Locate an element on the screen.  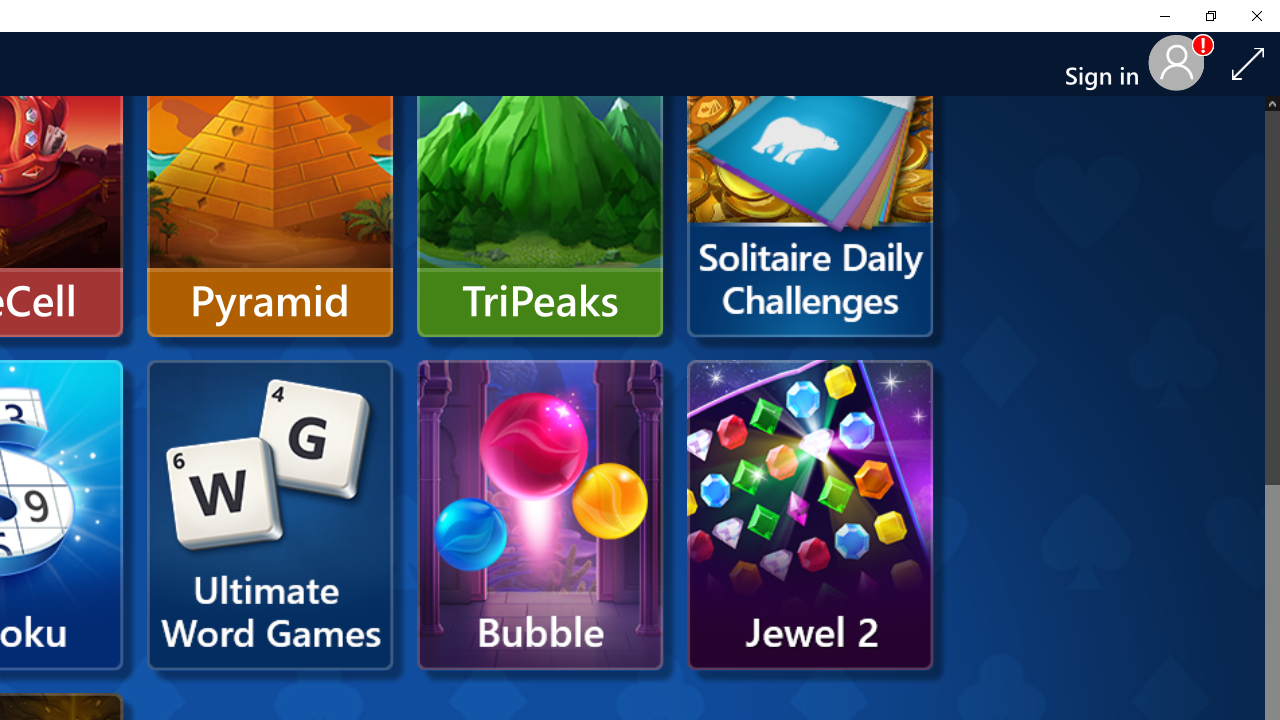
'Minimize Solitaire & Casual Games' is located at coordinates (1164, 15).